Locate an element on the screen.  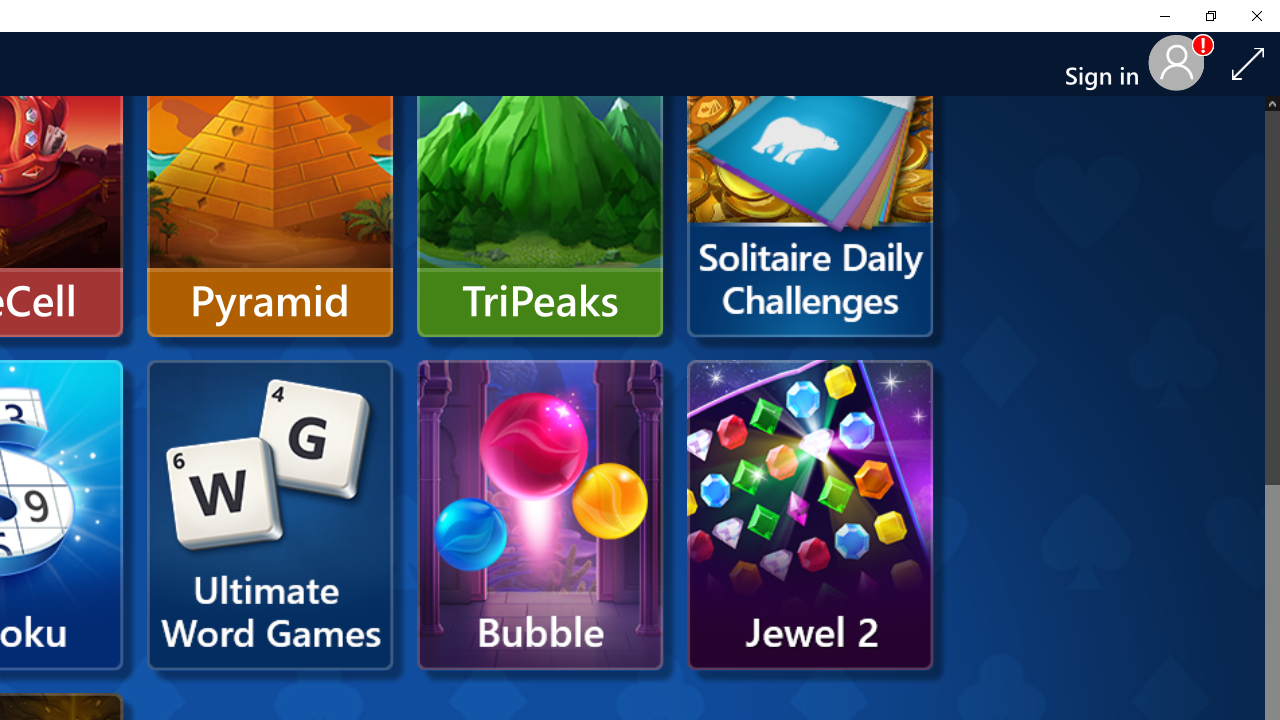
'Minimize Solitaire & Casual Games' is located at coordinates (1164, 15).